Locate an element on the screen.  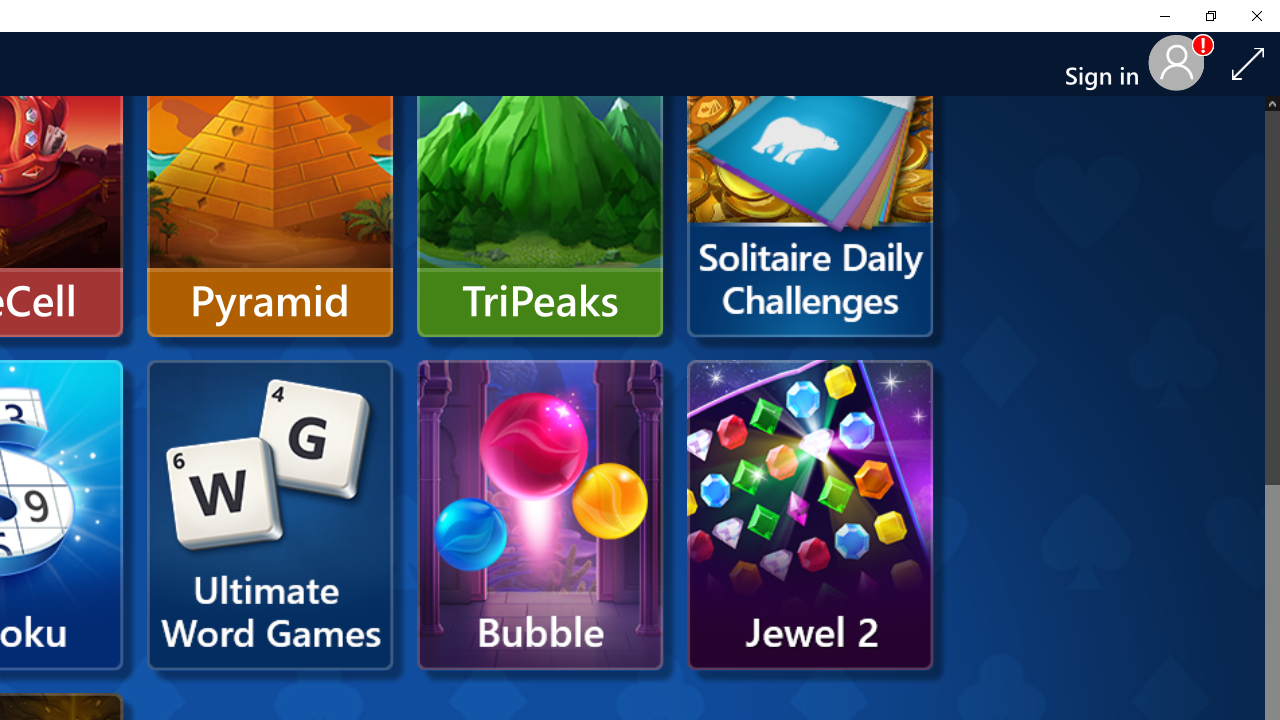
'Minimize Solitaire & Casual Games' is located at coordinates (1164, 15).